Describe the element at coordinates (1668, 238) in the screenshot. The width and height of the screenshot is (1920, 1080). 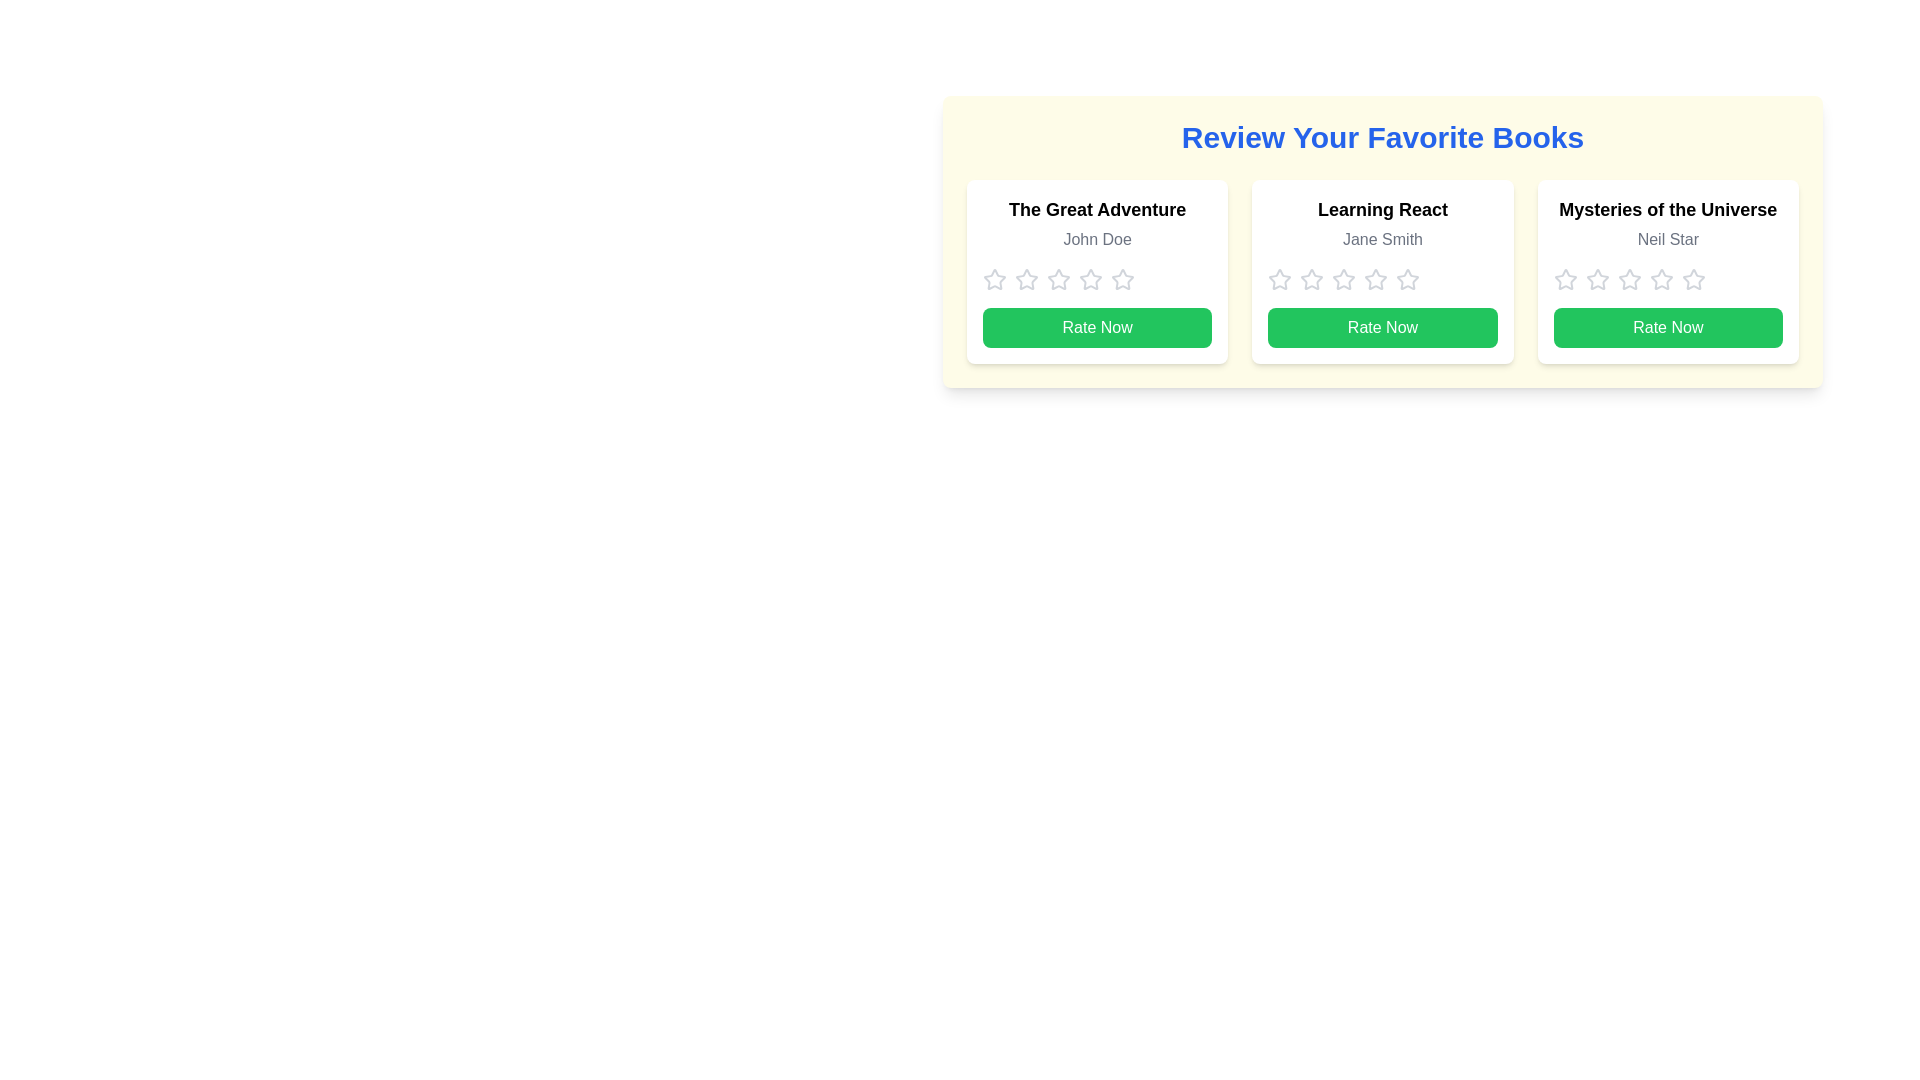
I see `the text label reading 'Neil Star', which is styled in a smaller gray font and positioned below the title 'Mysteries of the Universe' and above the star rating icons` at that location.